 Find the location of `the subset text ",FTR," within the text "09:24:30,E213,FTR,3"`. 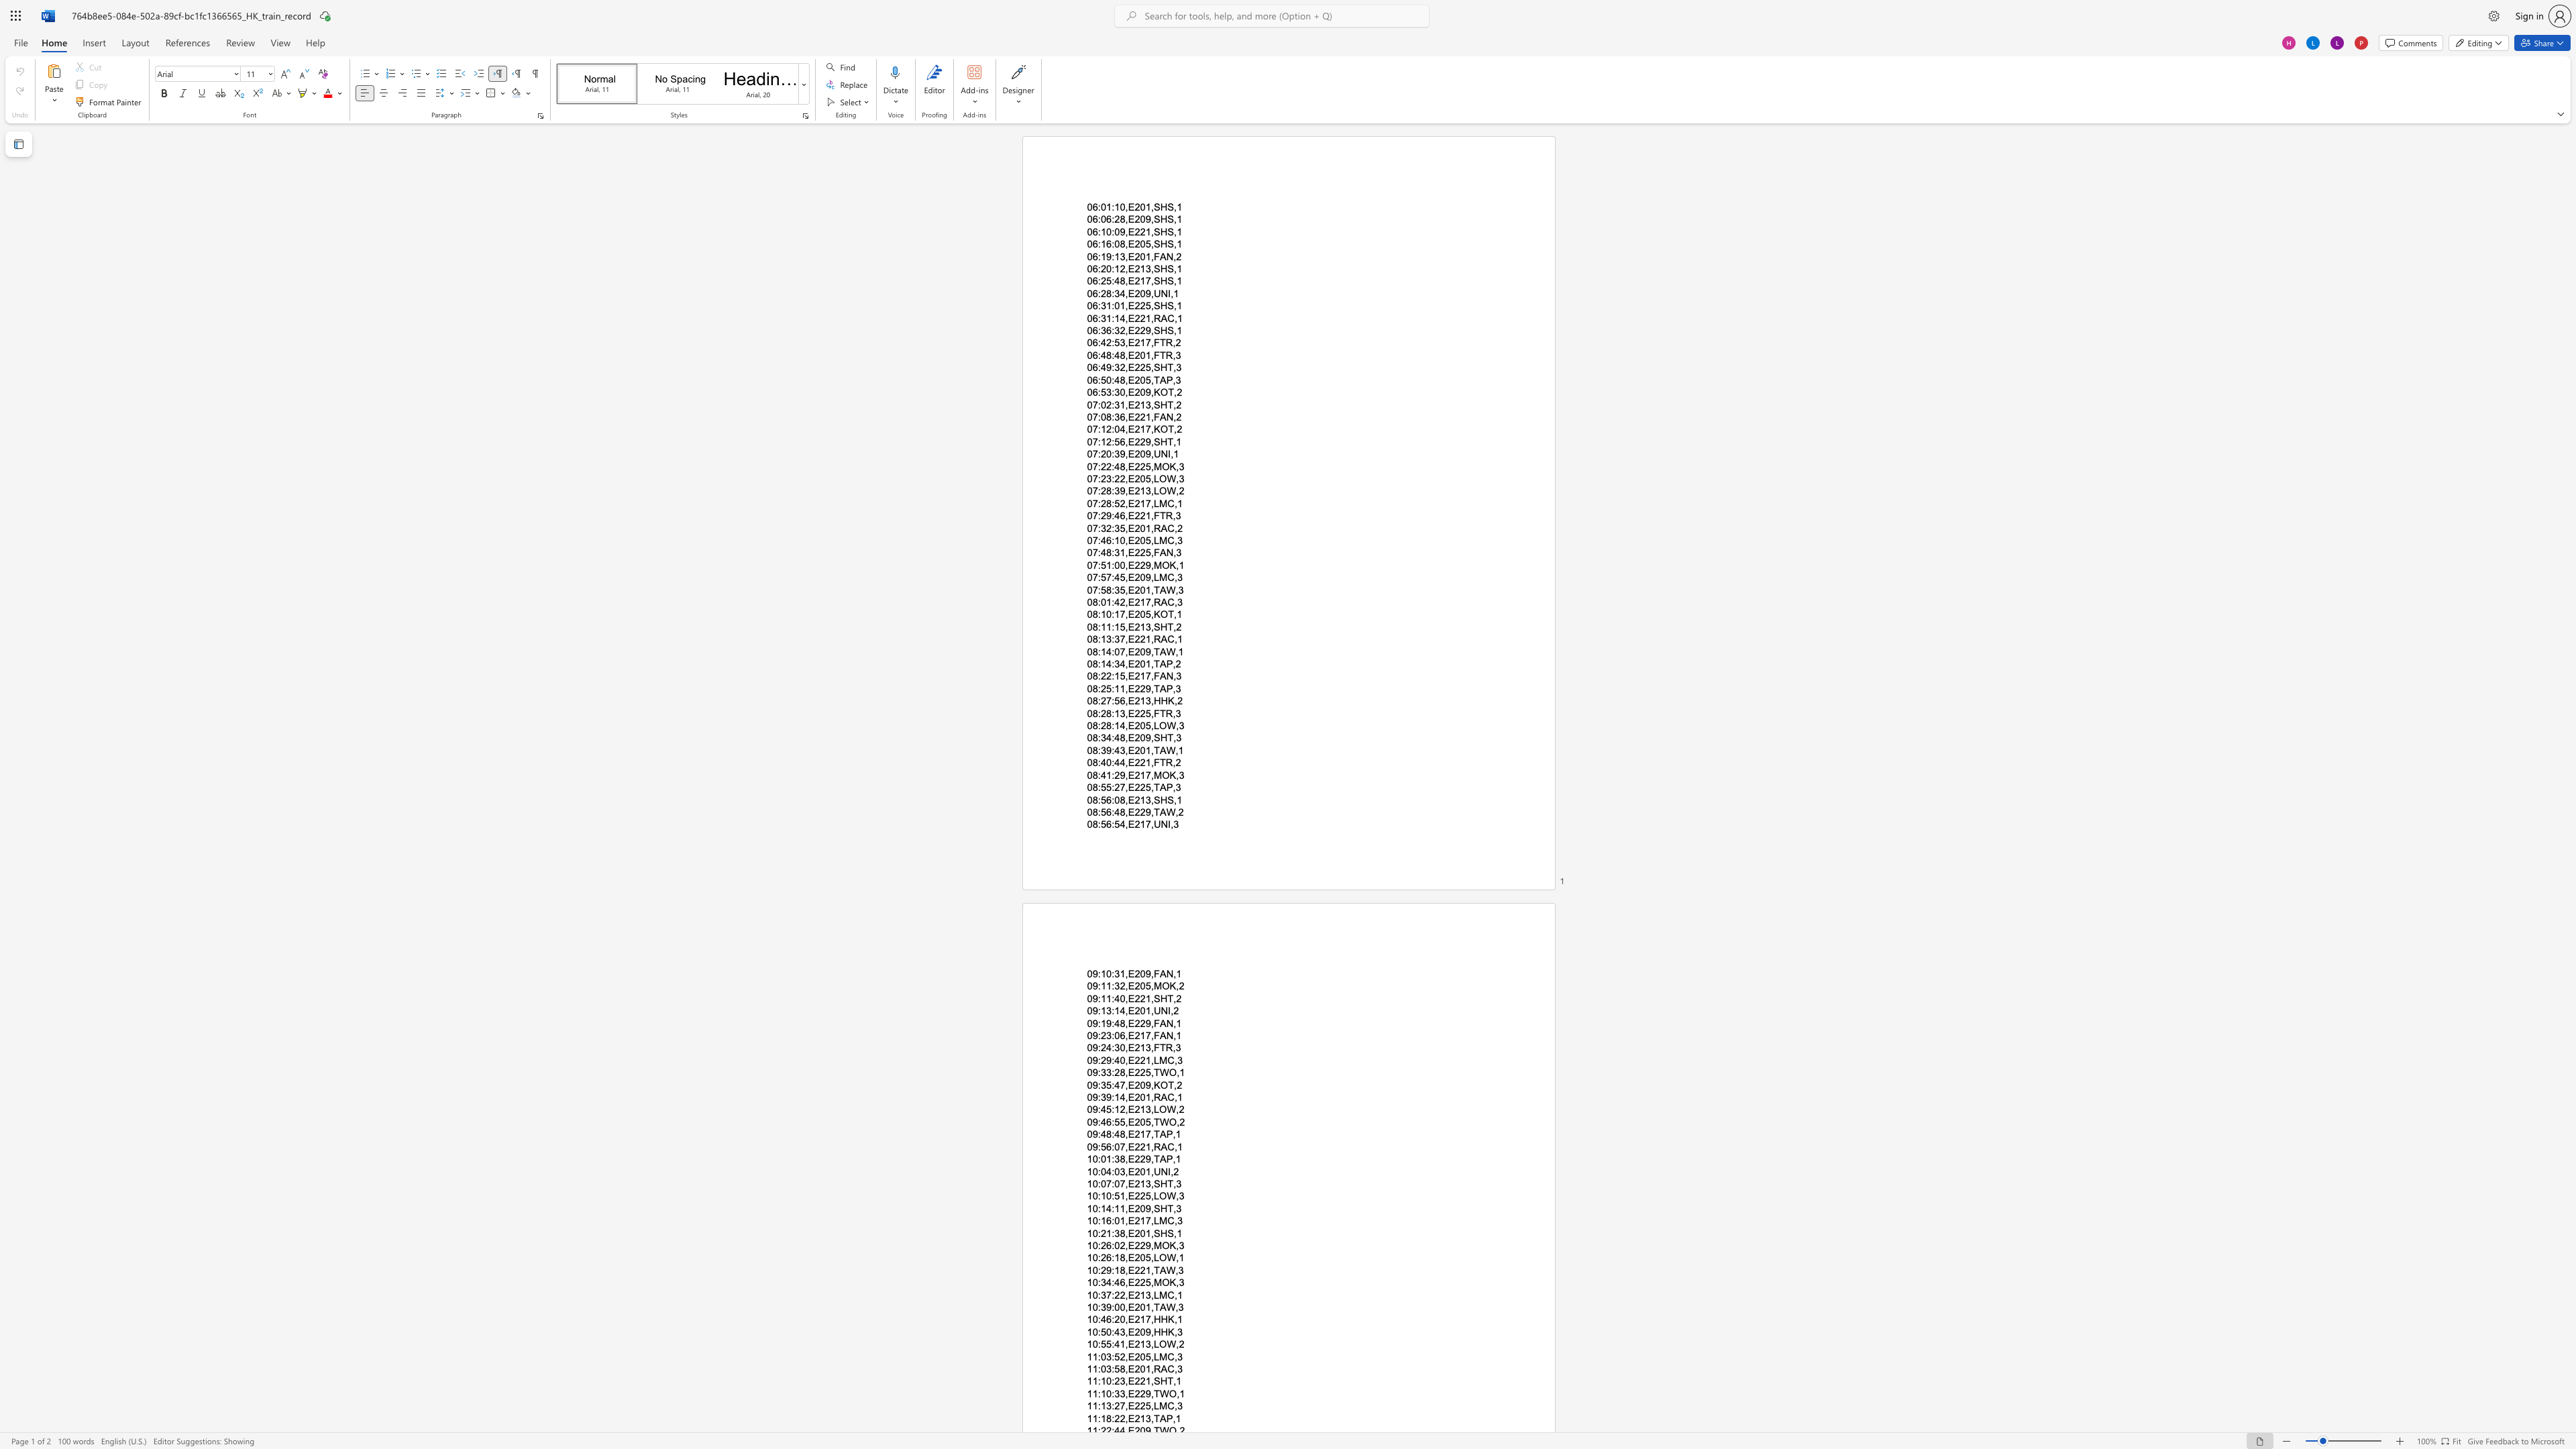

the subset text ",FTR," within the text "09:24:30,E213,FTR,3" is located at coordinates (1149, 1047).